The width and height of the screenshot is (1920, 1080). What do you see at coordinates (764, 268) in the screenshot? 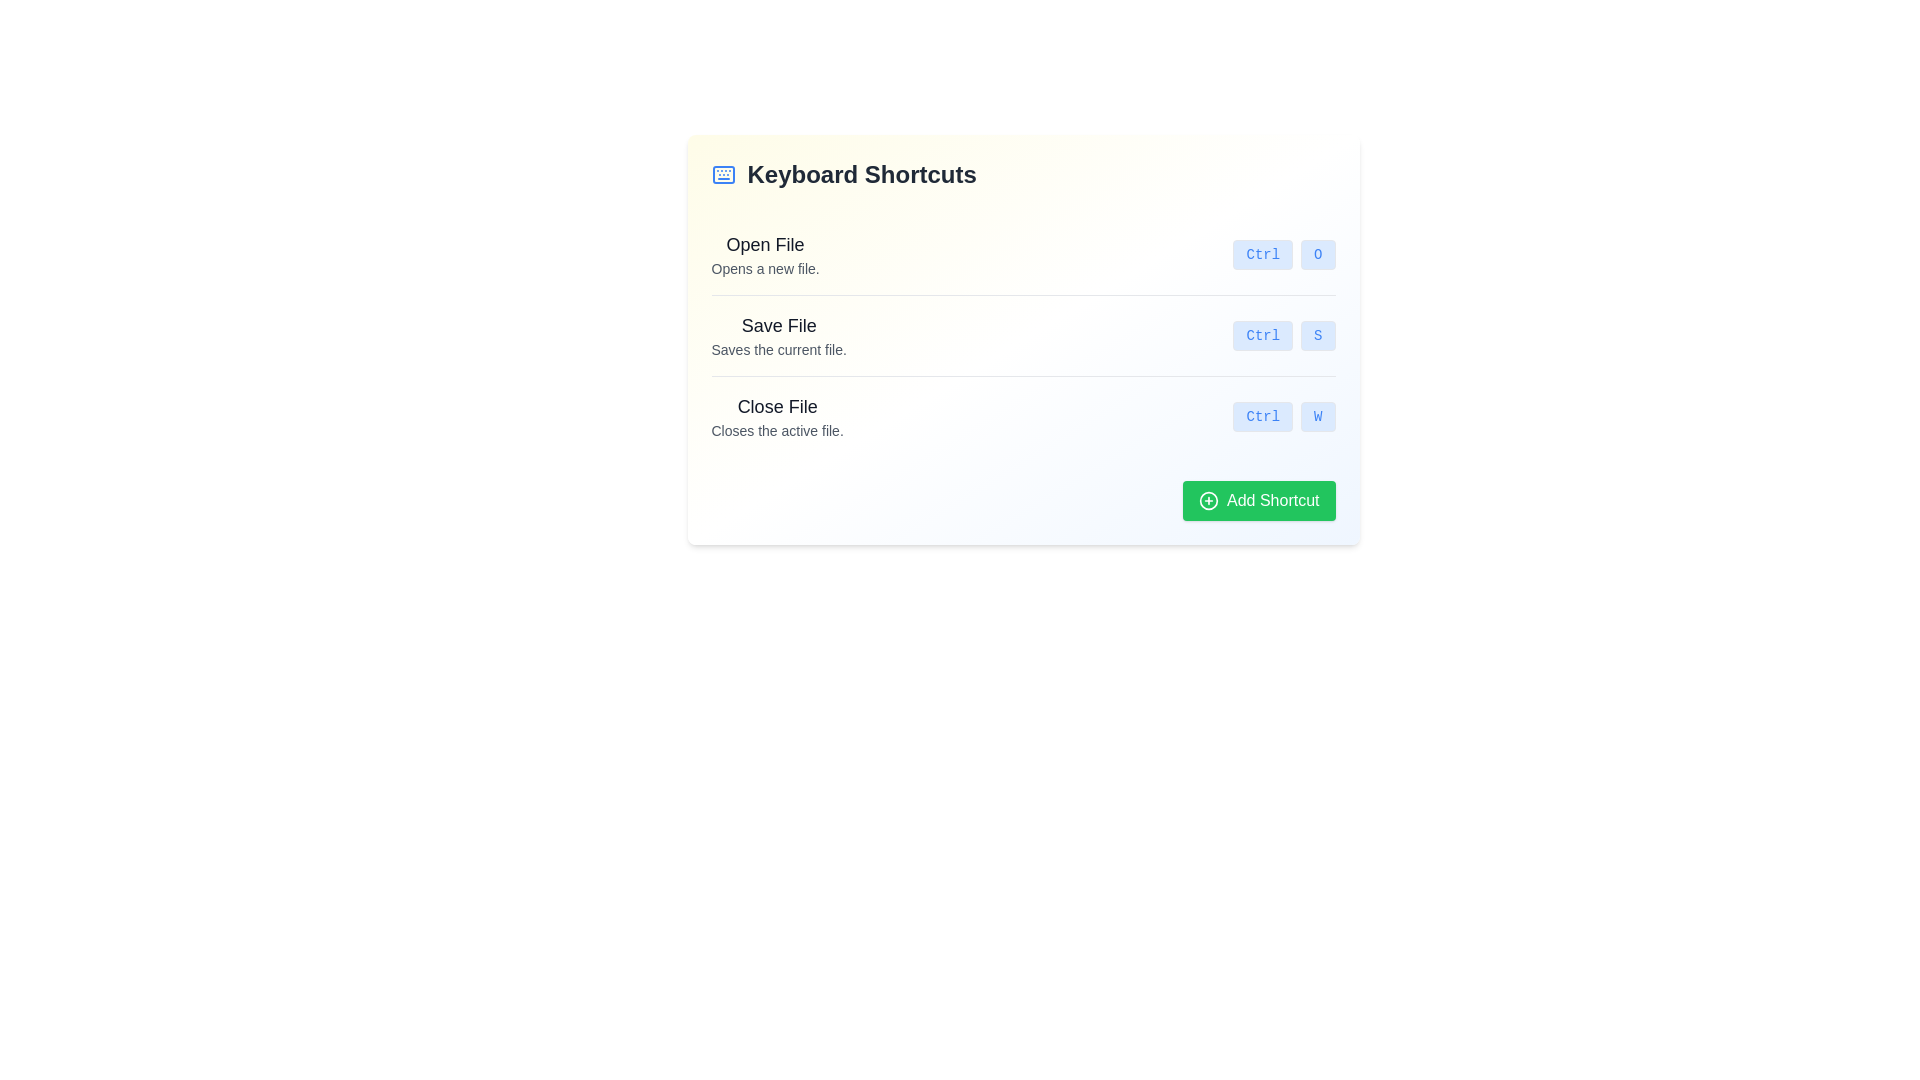
I see `descriptive text element that reads 'Opens a new file.' located beneath the 'Open File' header in the 'Keyboard Shortcuts' section` at bounding box center [764, 268].